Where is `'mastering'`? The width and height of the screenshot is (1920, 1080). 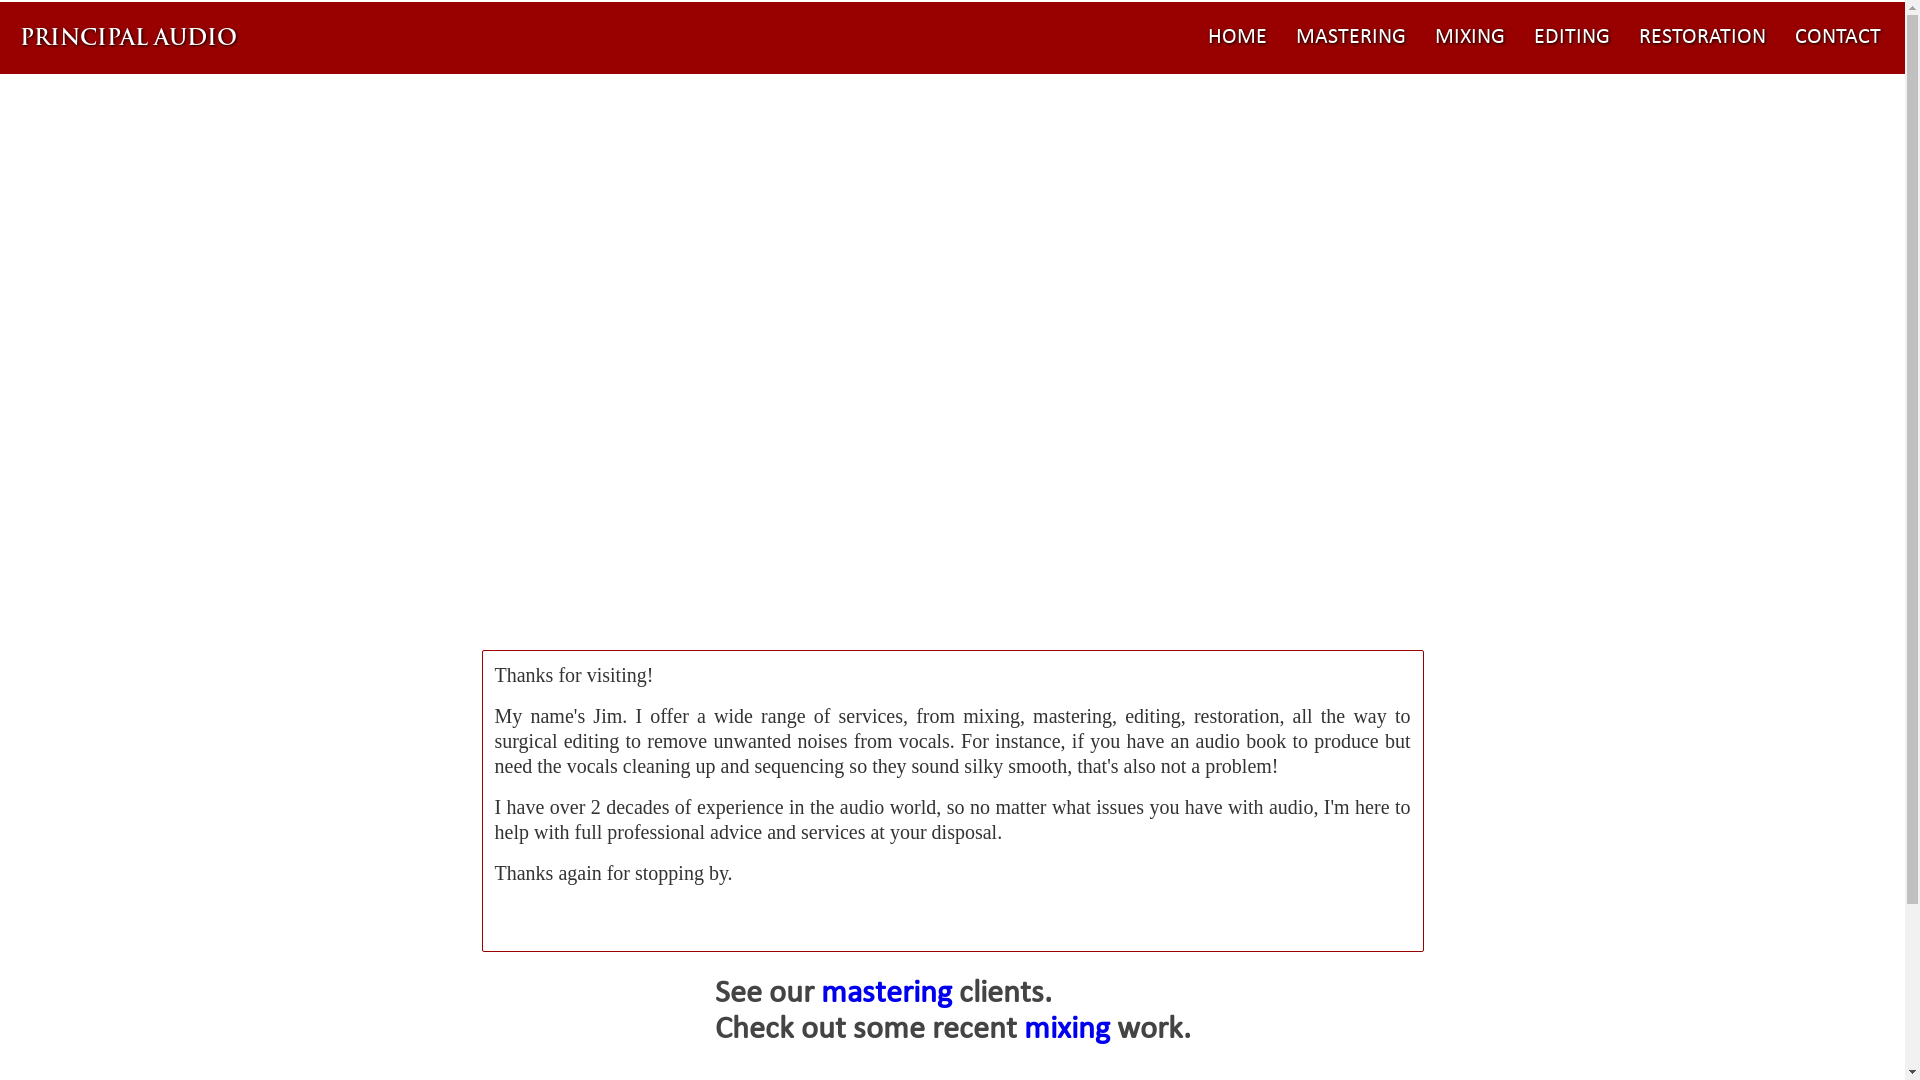
'mastering' is located at coordinates (884, 994).